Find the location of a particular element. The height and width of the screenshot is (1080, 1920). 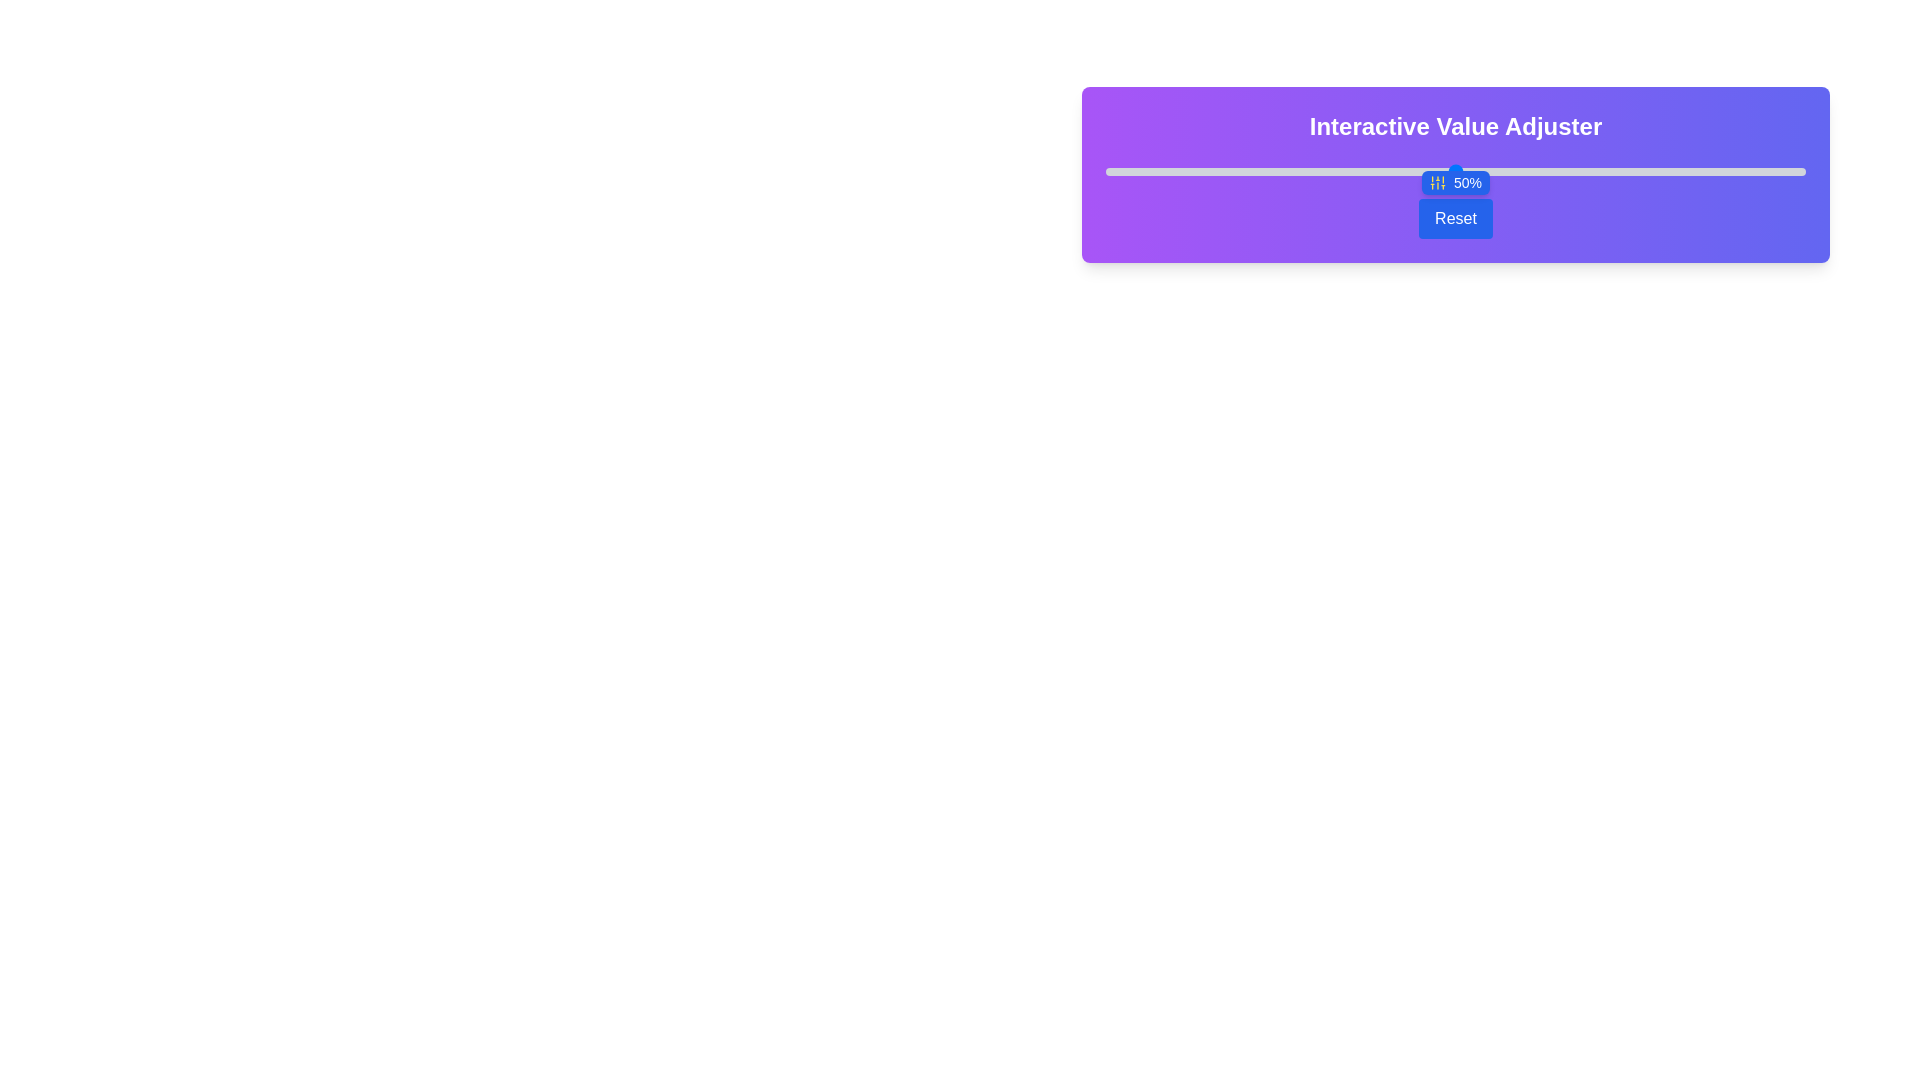

the slider value is located at coordinates (1455, 171).